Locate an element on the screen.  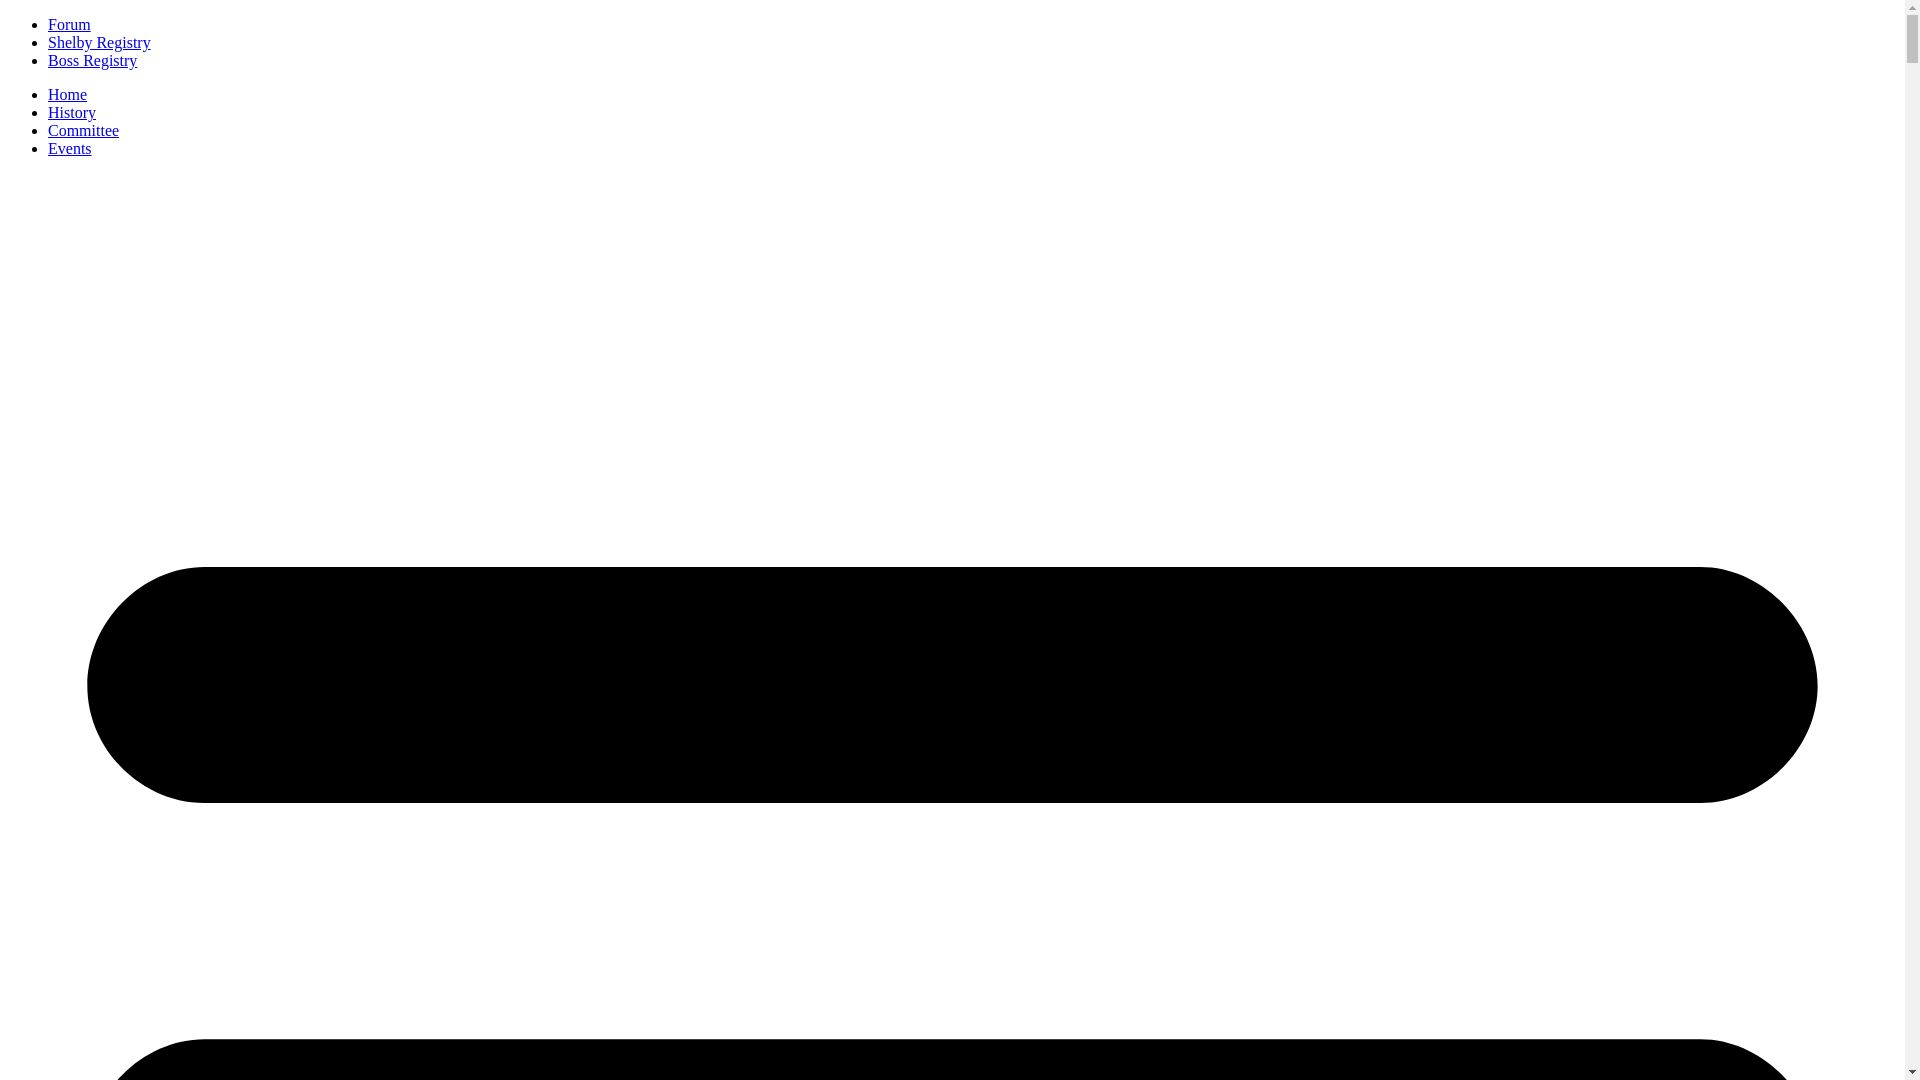
'Shelby Registry' is located at coordinates (98, 42).